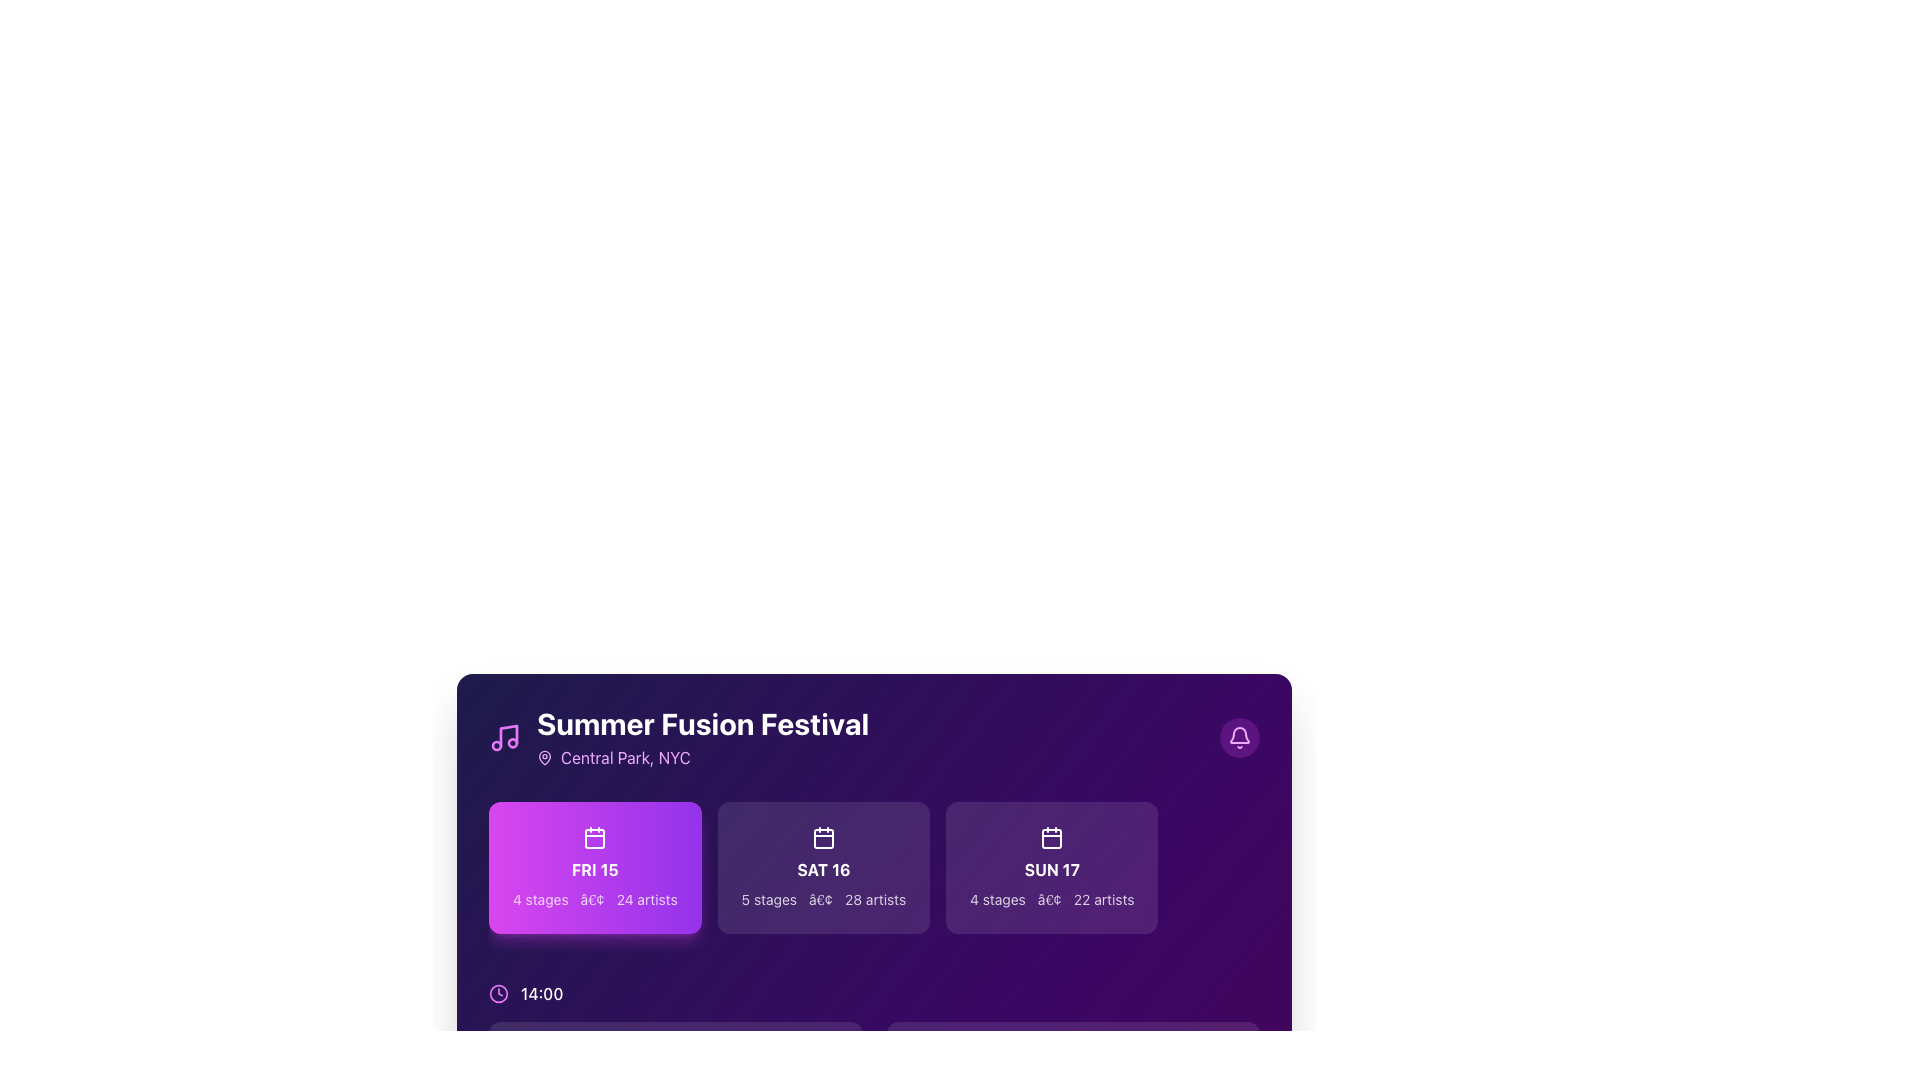  What do you see at coordinates (1051, 839) in the screenshot?
I see `the calendar icon representing 'SUN 17' located in the rightmost box of day labels` at bounding box center [1051, 839].